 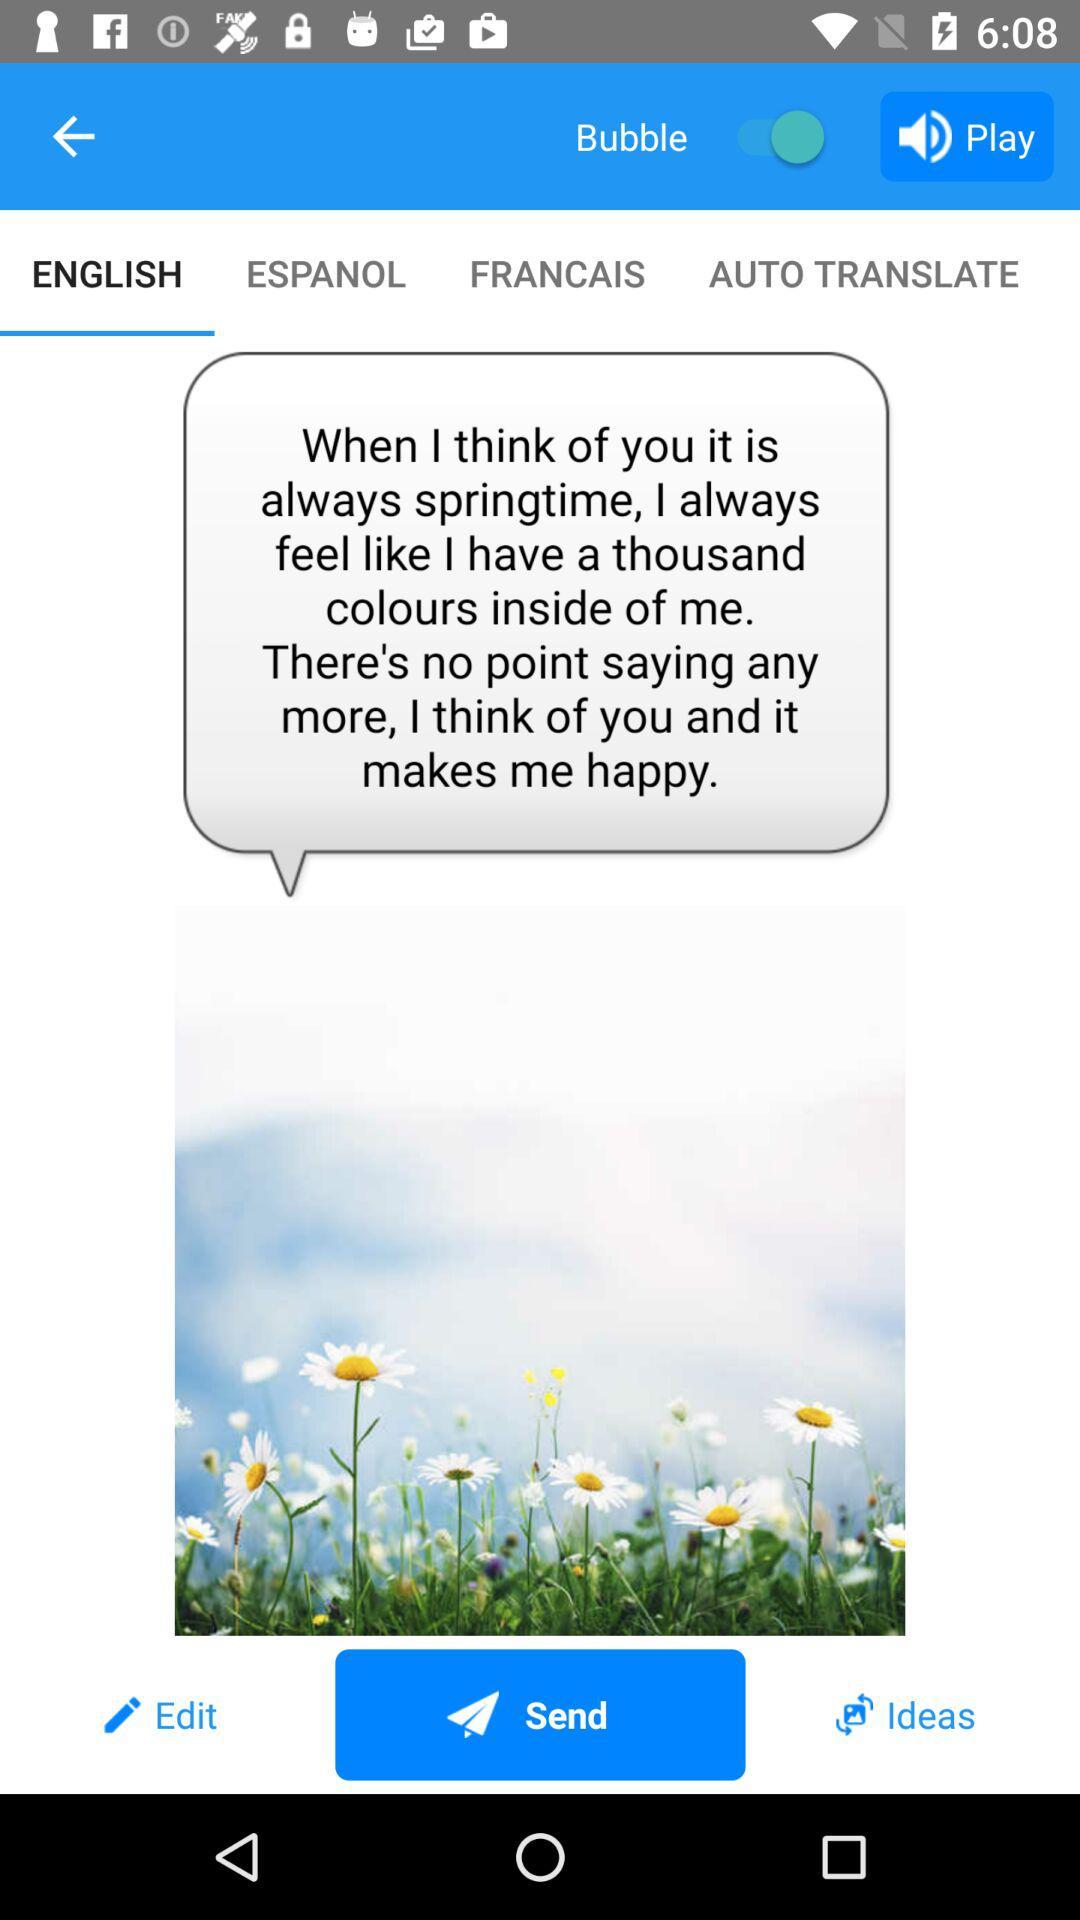 I want to click on on or off, so click(x=770, y=135).